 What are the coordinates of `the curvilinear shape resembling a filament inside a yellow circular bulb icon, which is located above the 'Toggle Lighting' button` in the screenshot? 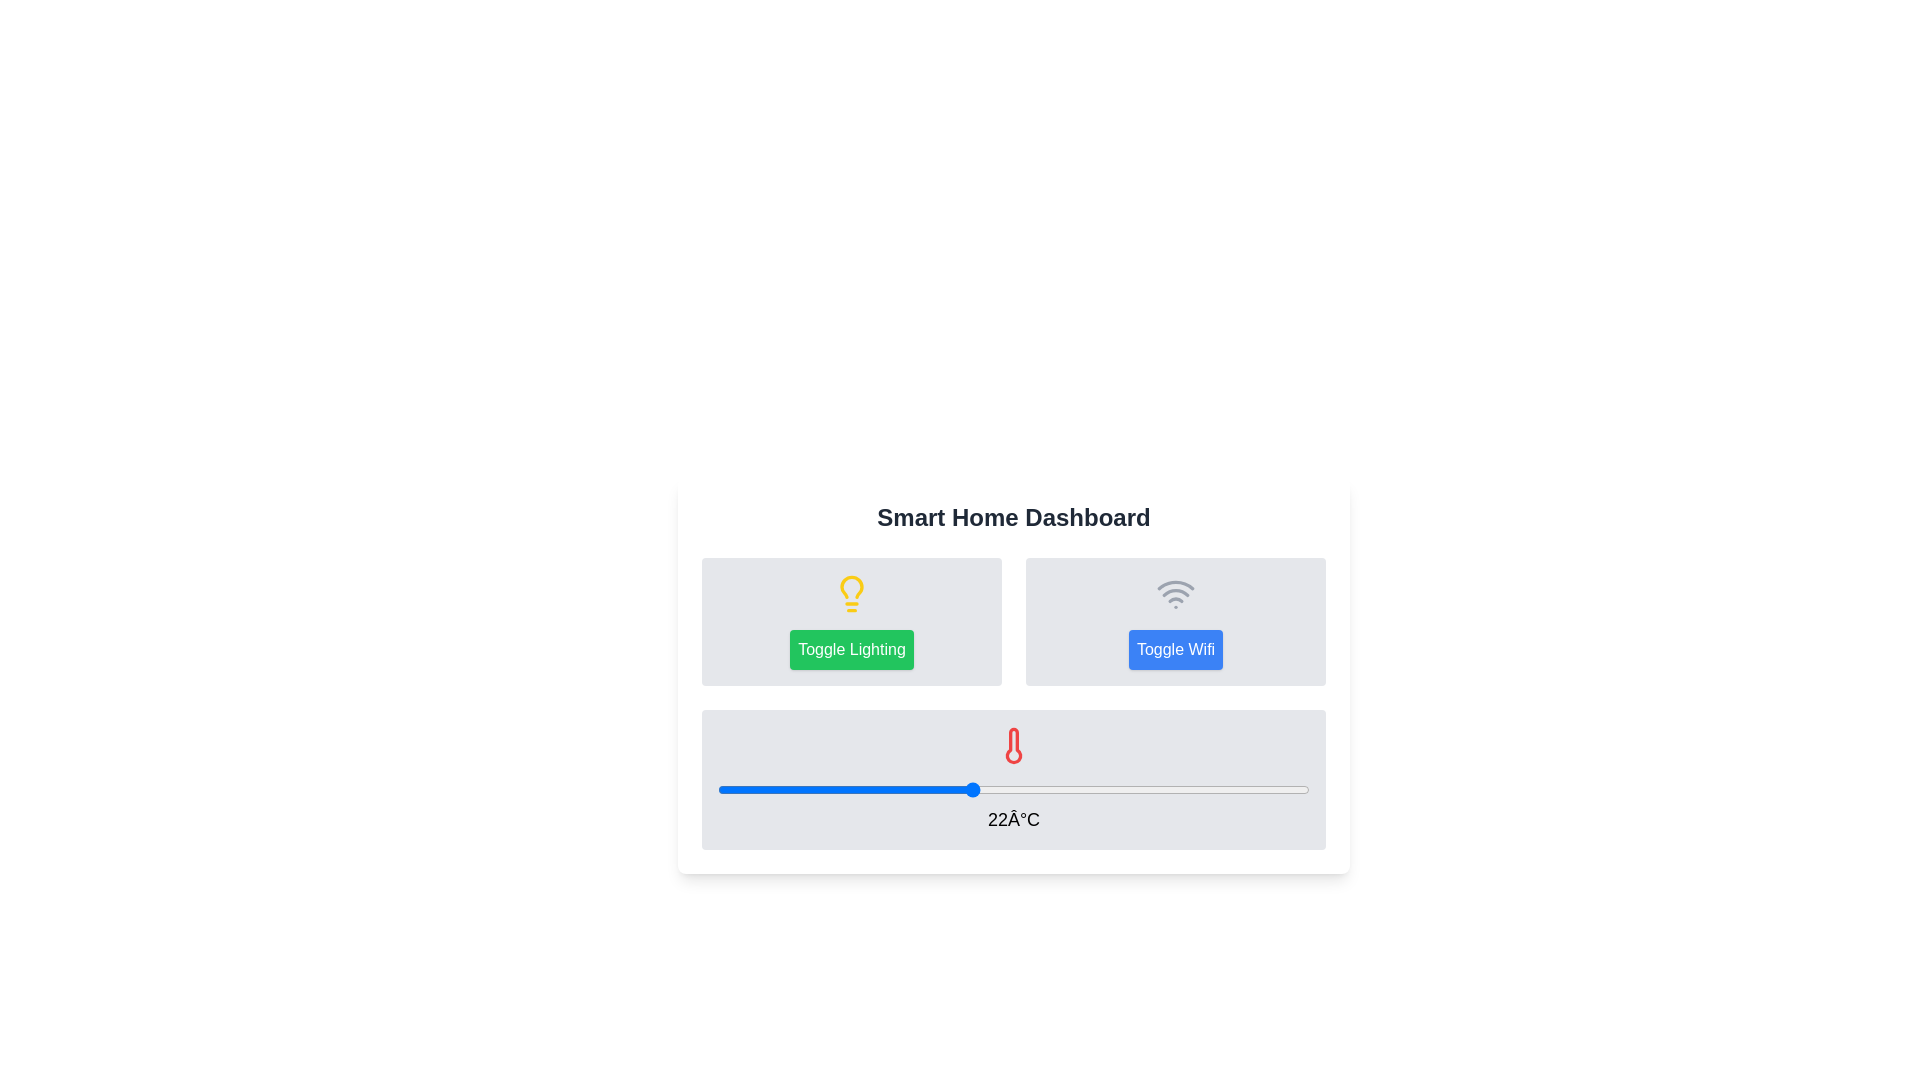 It's located at (851, 585).